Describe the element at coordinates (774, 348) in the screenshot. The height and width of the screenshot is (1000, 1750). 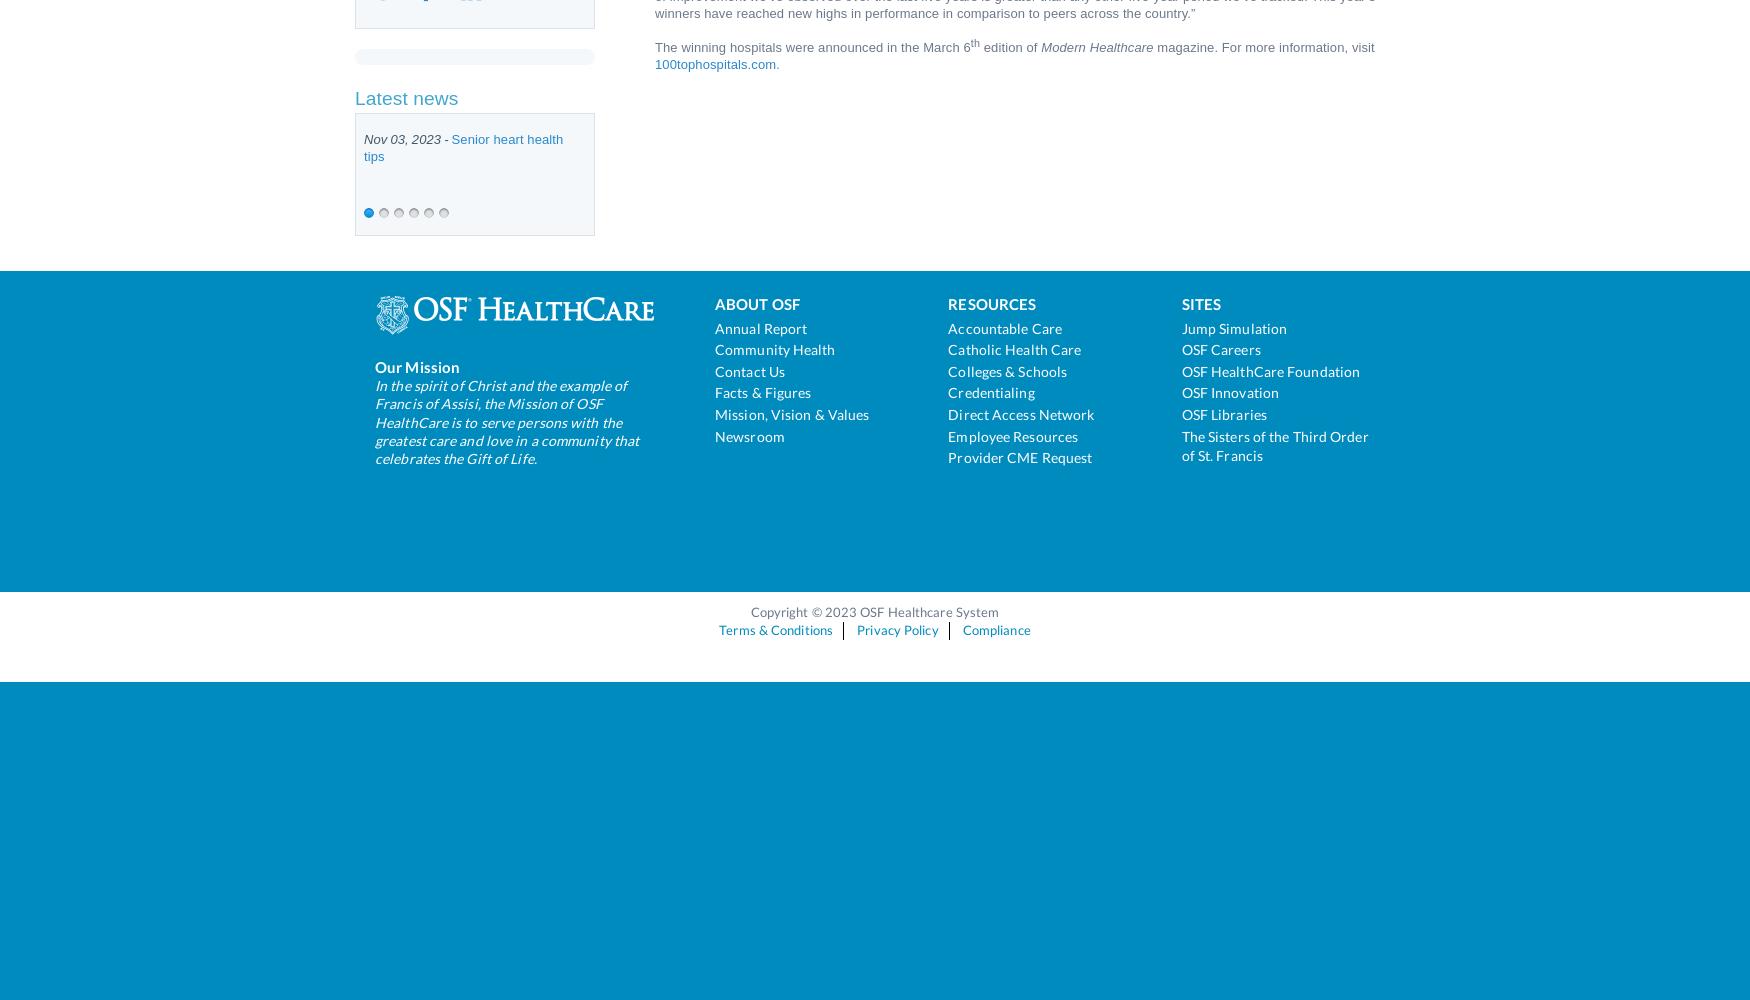
I see `'Community Health'` at that location.